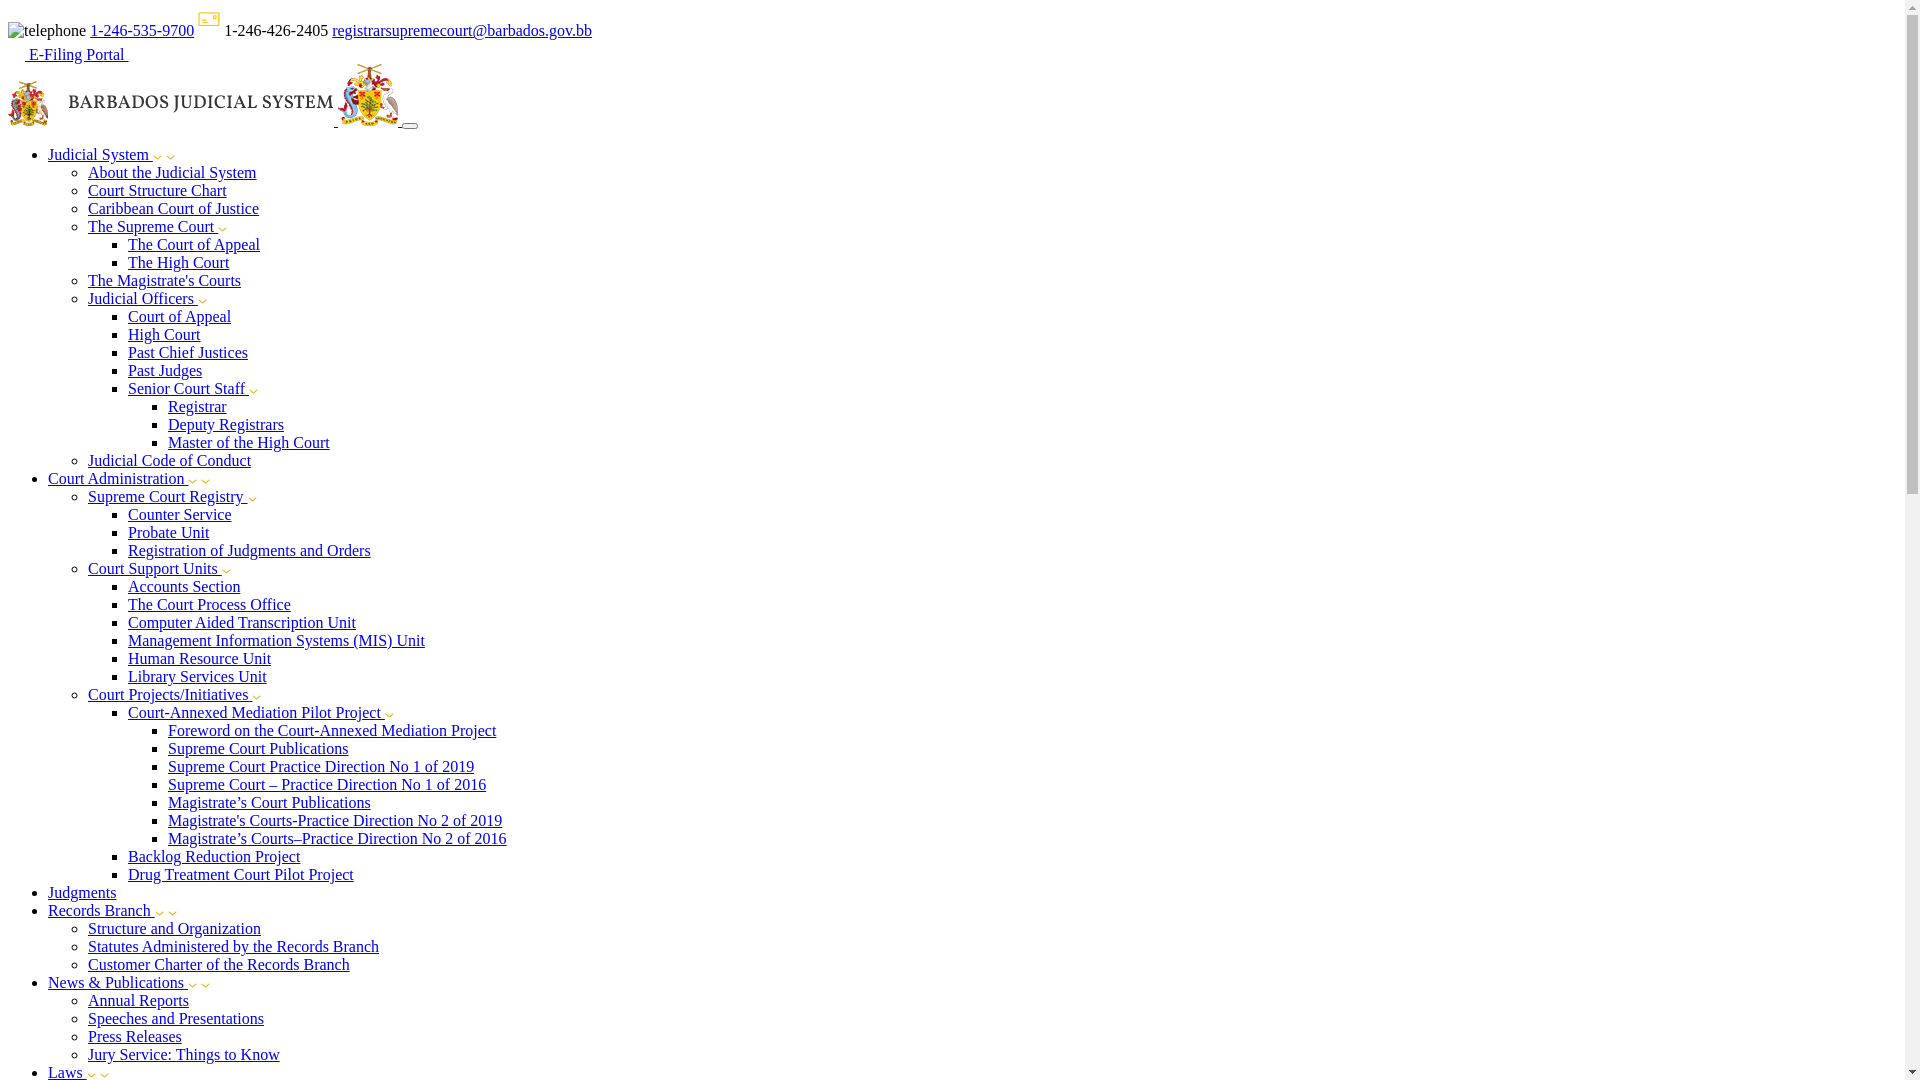  I want to click on 'Supreme Court Registry', so click(168, 495).